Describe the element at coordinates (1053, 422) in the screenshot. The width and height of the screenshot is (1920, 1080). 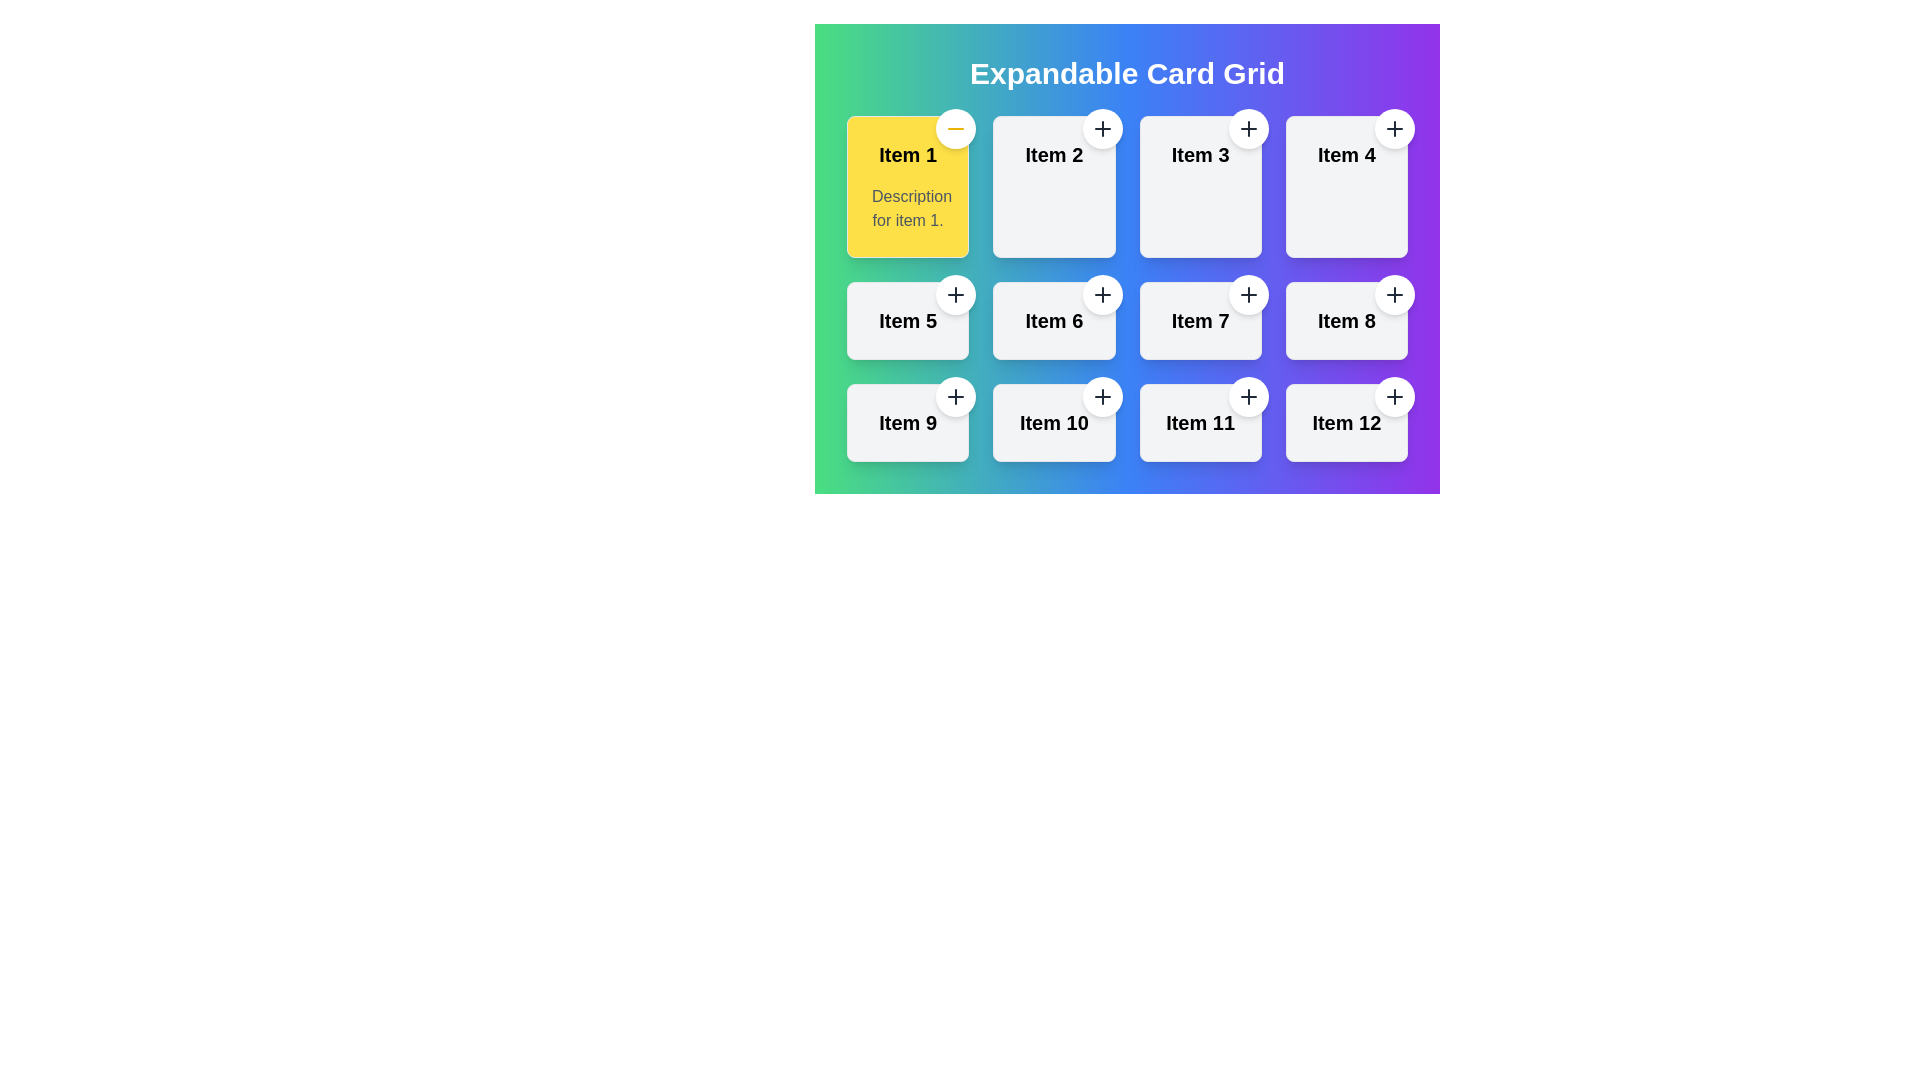
I see `the interactive card located in the last row and second column of the grid layout, which contains a Plus button for expanding details` at that location.